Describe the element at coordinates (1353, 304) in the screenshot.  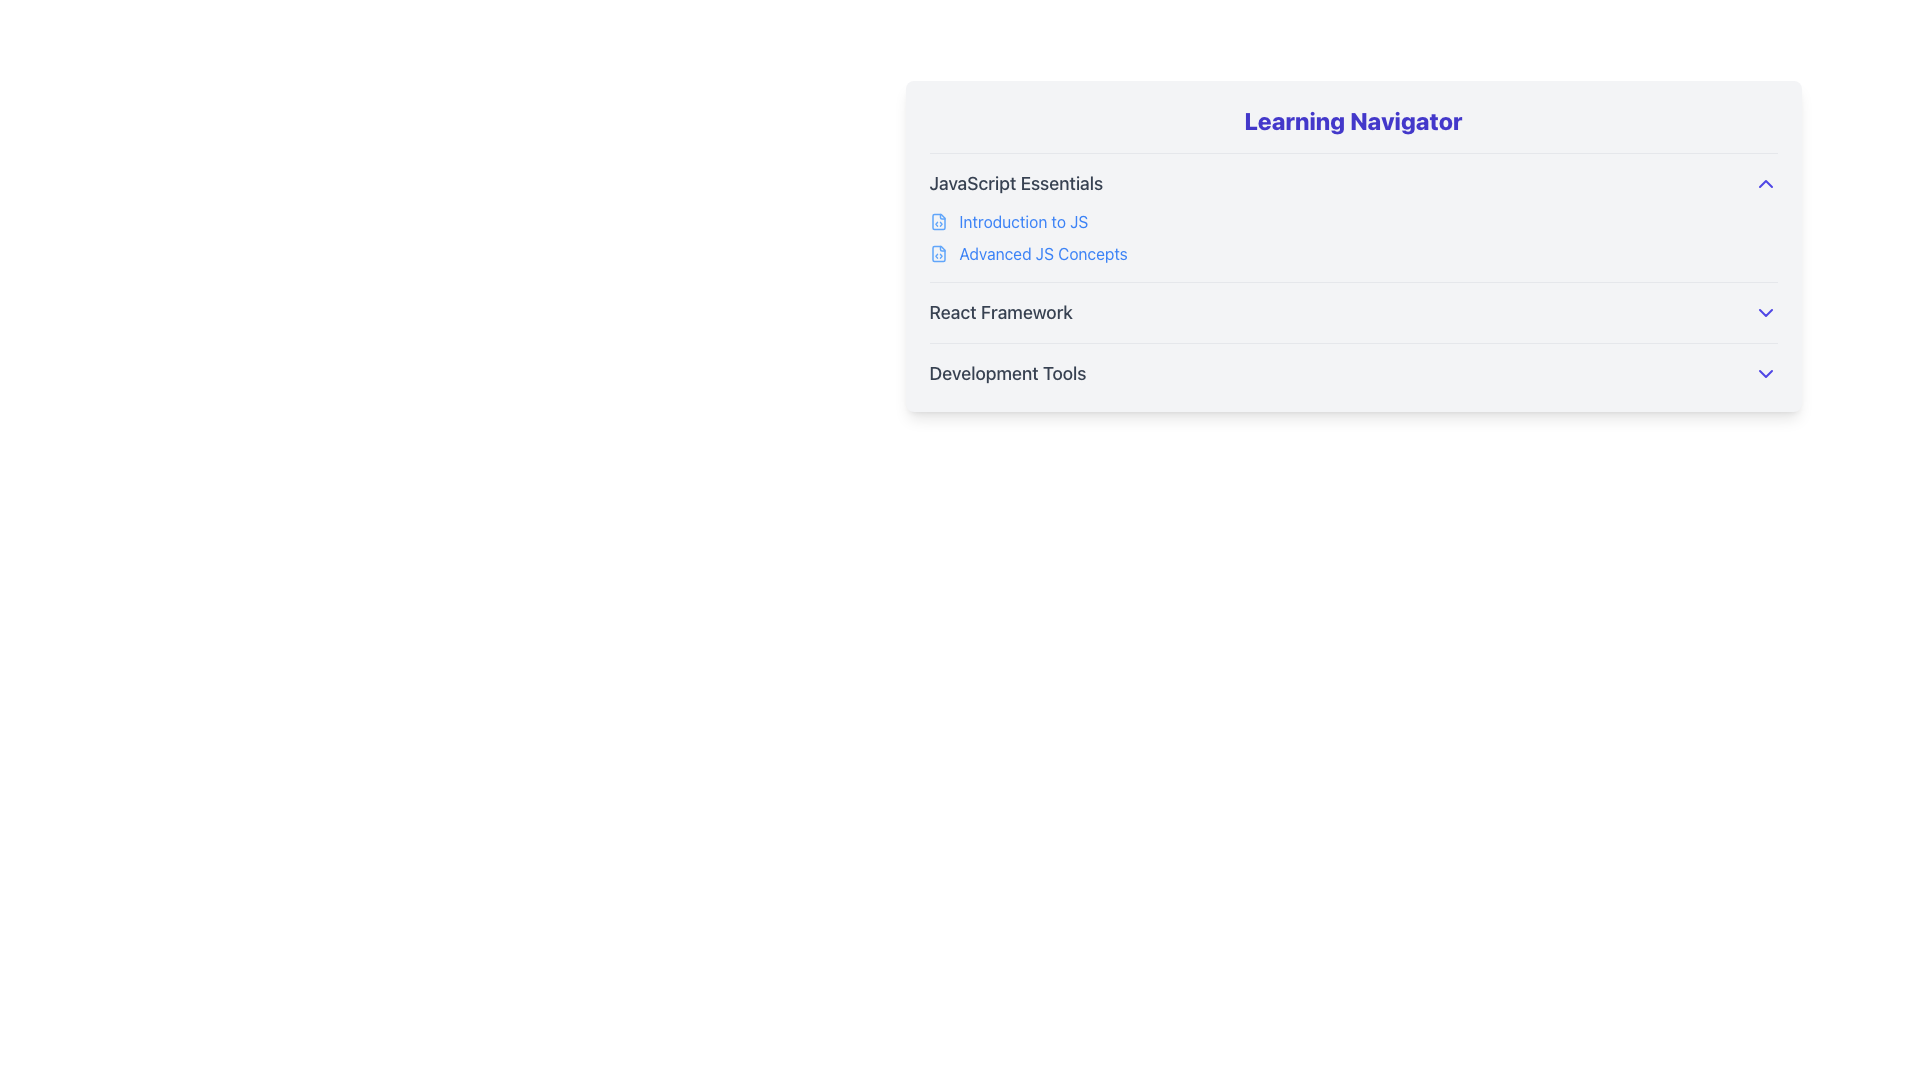
I see `the fourth entry in the 'Learning Navigator' dropdown menu, which allows users` at that location.